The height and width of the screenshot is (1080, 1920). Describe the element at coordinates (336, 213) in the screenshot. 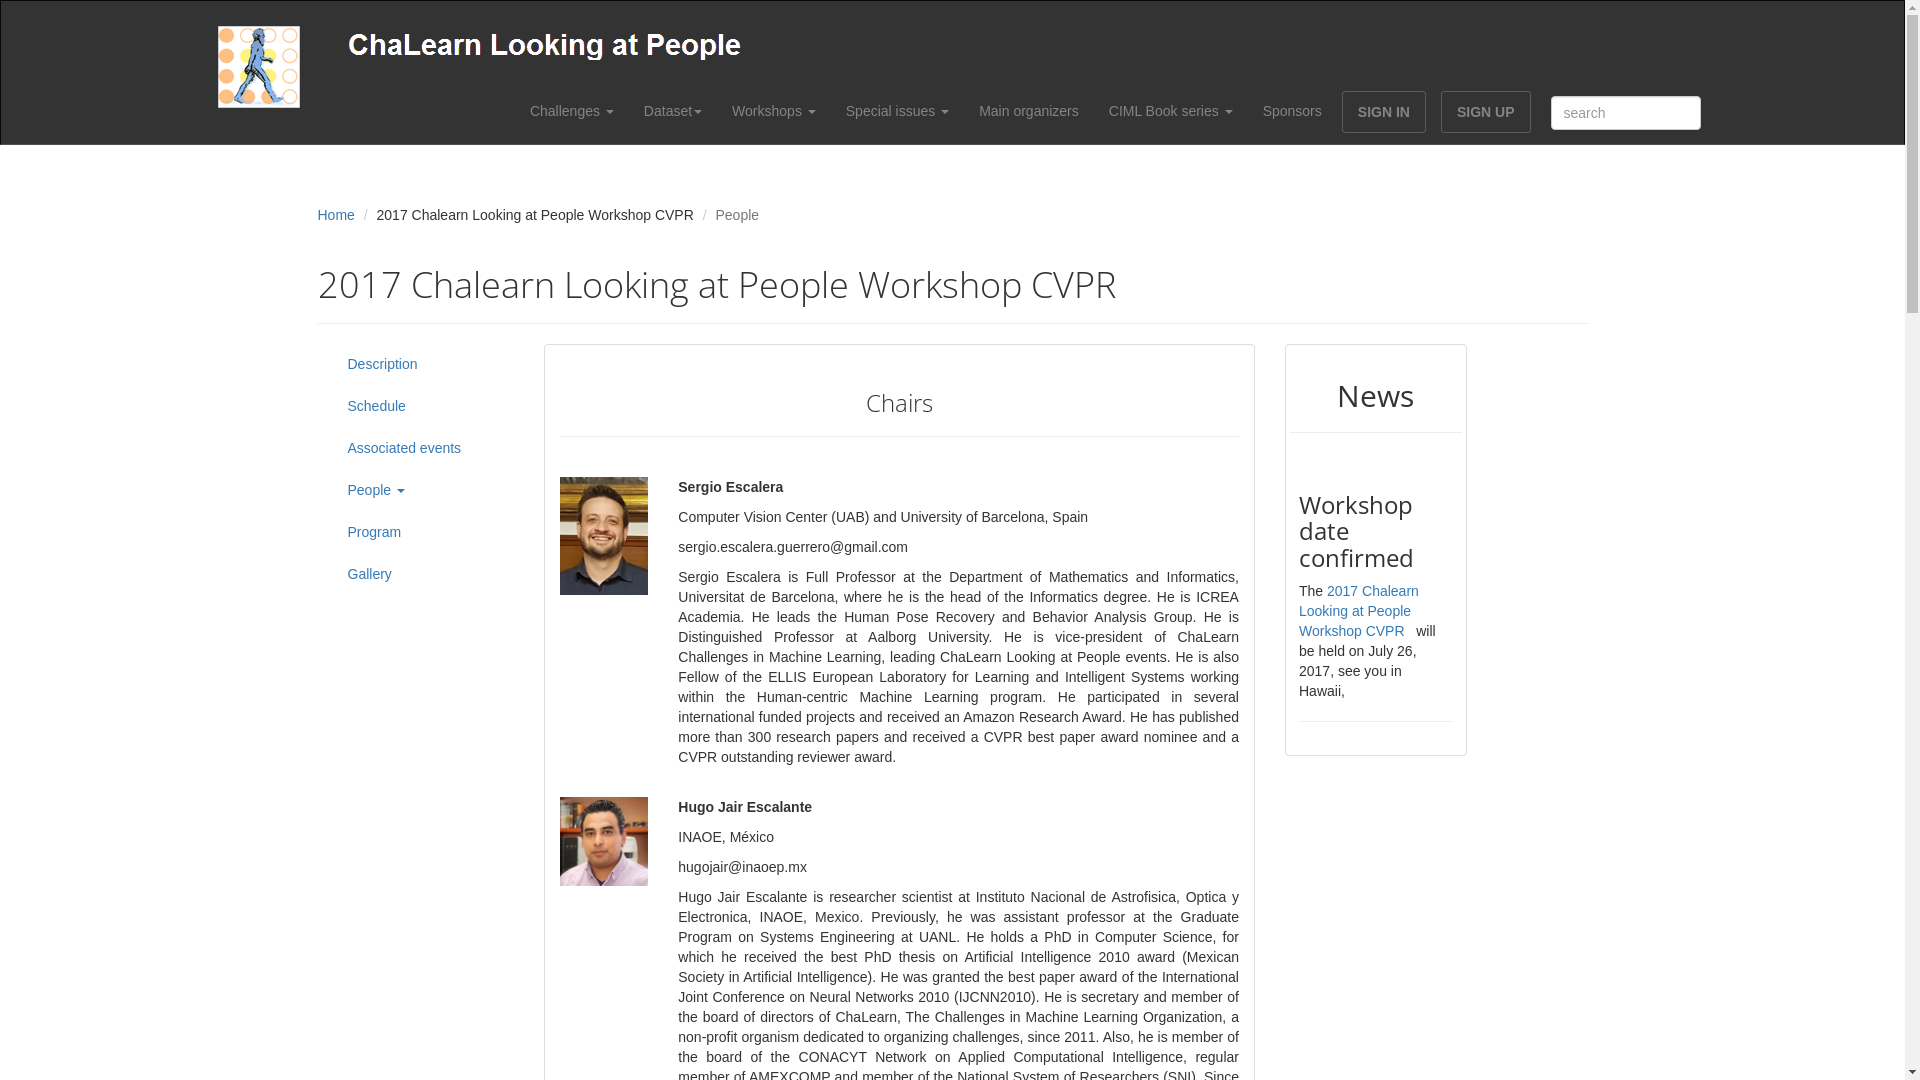

I see `'Home'` at that location.